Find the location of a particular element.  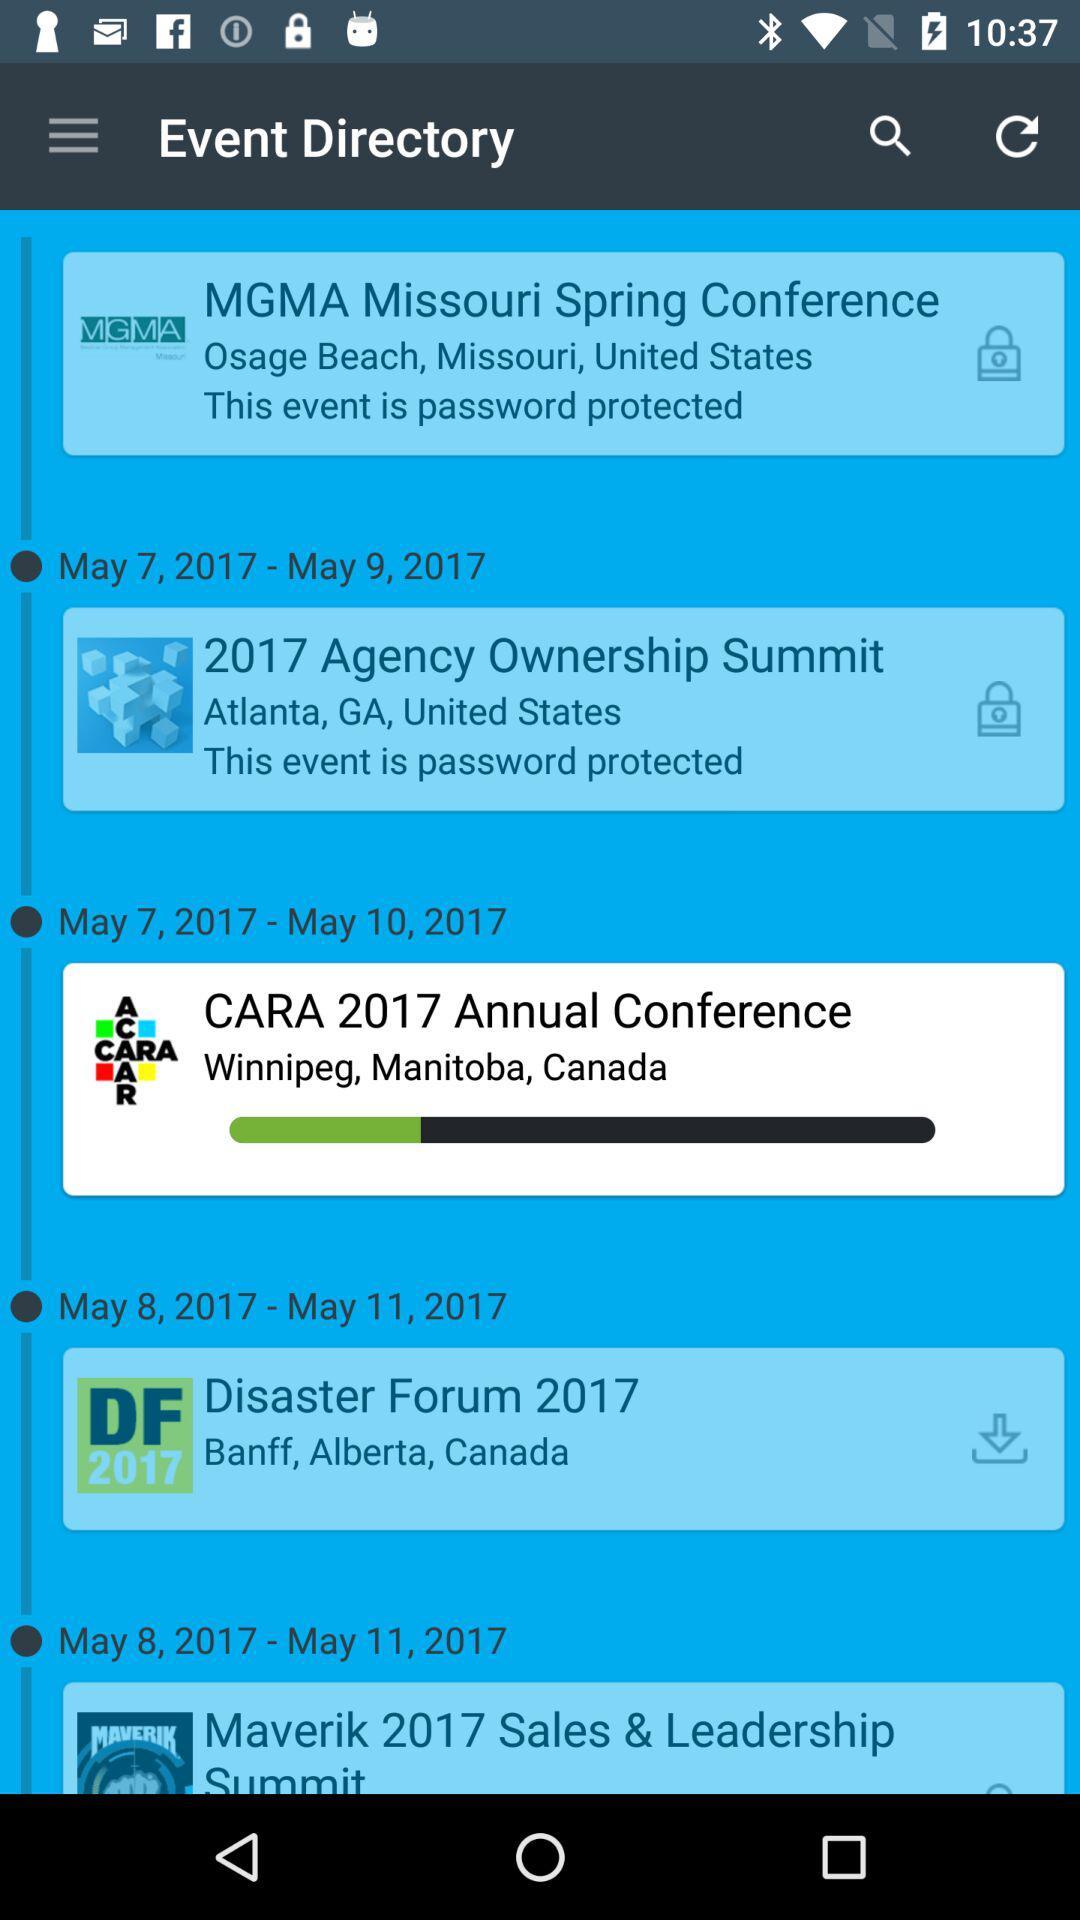

the icon below may 8 2017 item is located at coordinates (582, 1744).